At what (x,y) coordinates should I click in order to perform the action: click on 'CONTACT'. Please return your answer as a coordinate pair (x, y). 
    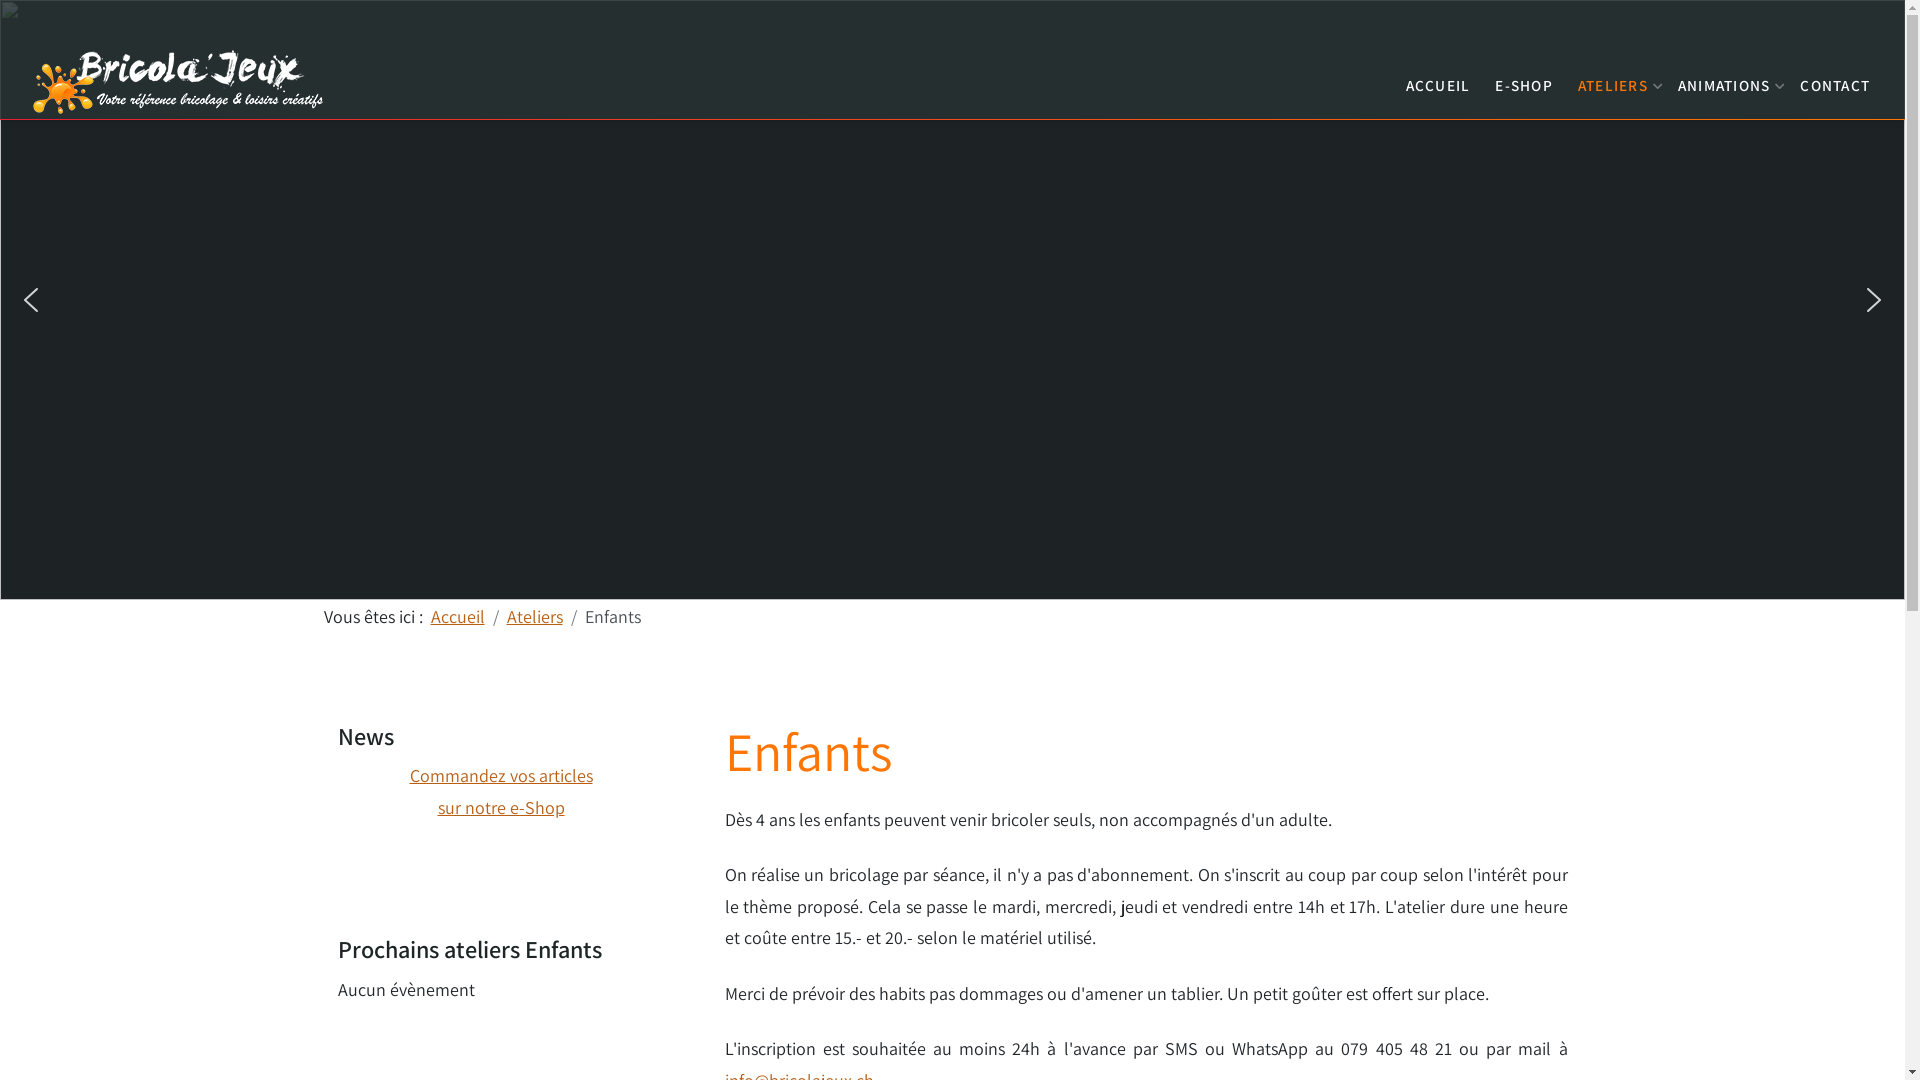
    Looking at the image, I should click on (1795, 79).